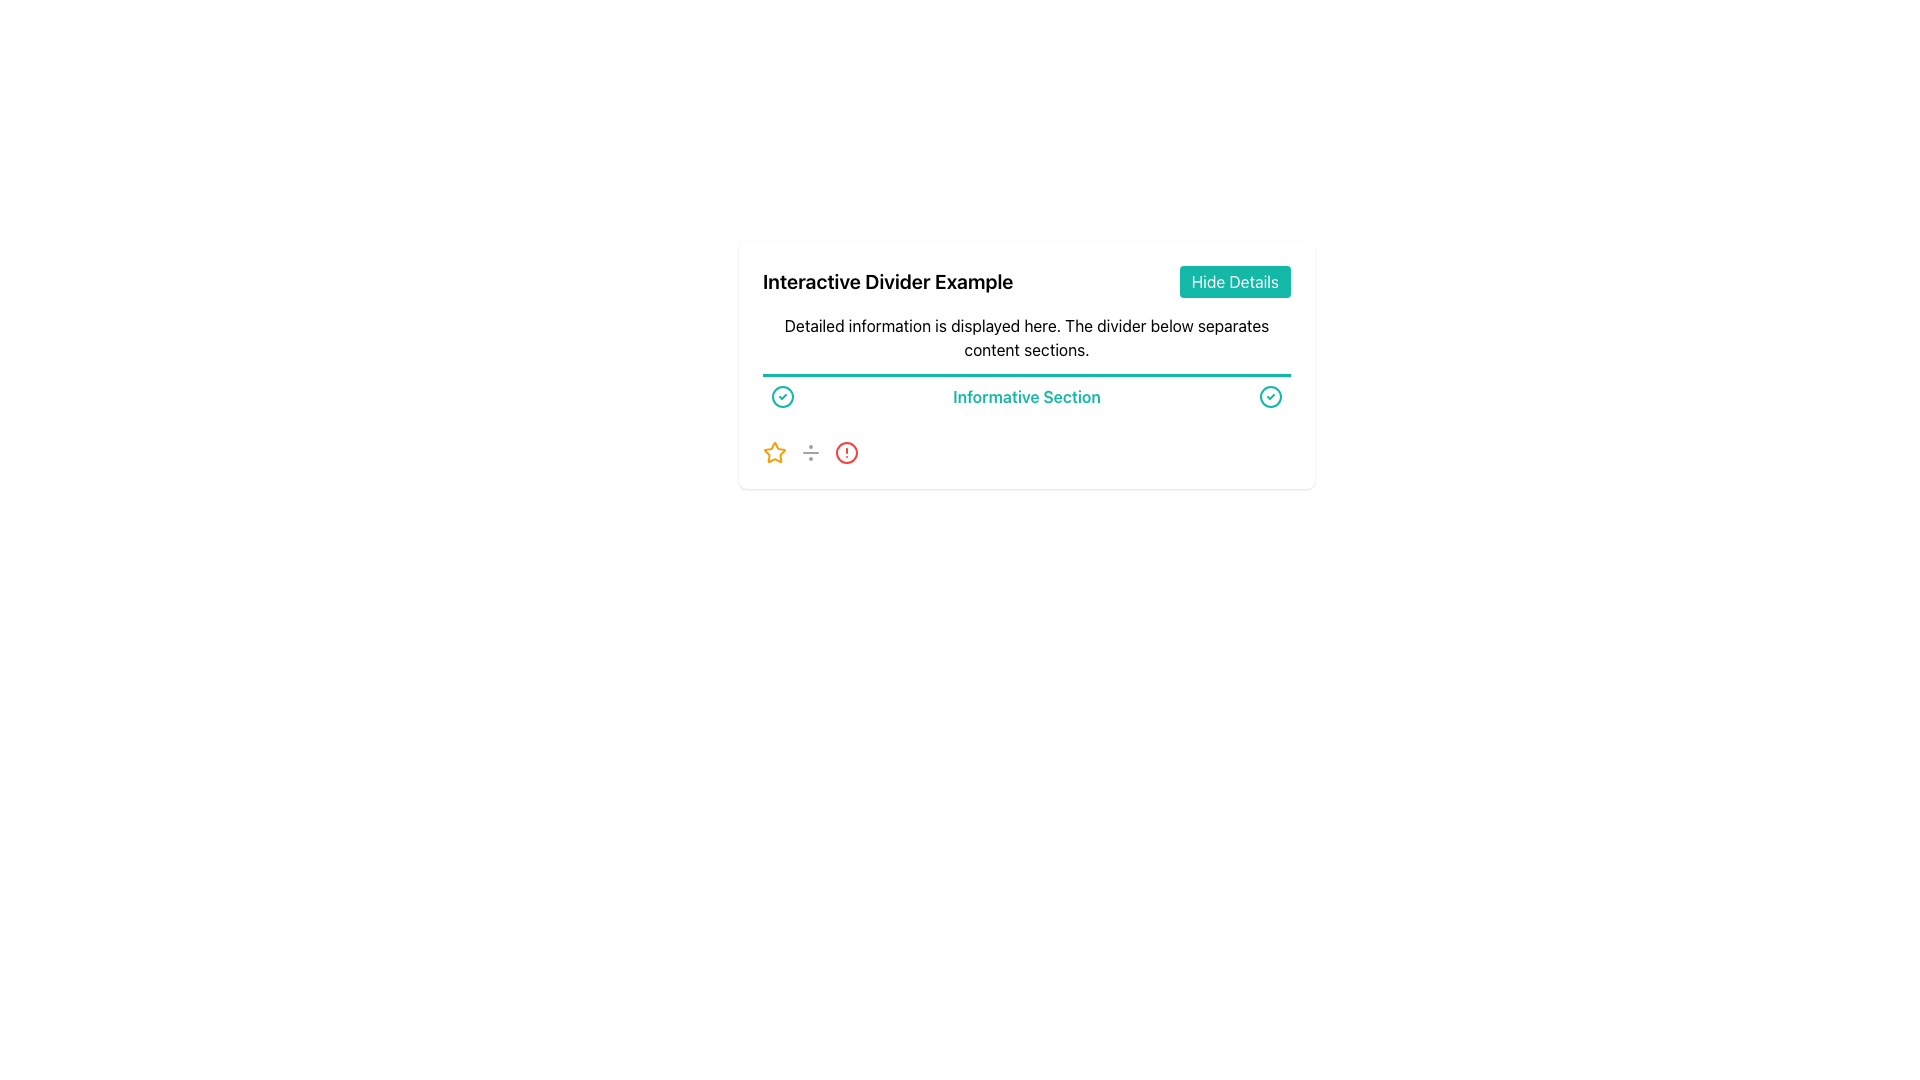  Describe the element at coordinates (773, 452) in the screenshot. I see `the five-pointed star icon outlined in orange, which is the first in a row of icons beneath the 'Informative Section' title` at that location.